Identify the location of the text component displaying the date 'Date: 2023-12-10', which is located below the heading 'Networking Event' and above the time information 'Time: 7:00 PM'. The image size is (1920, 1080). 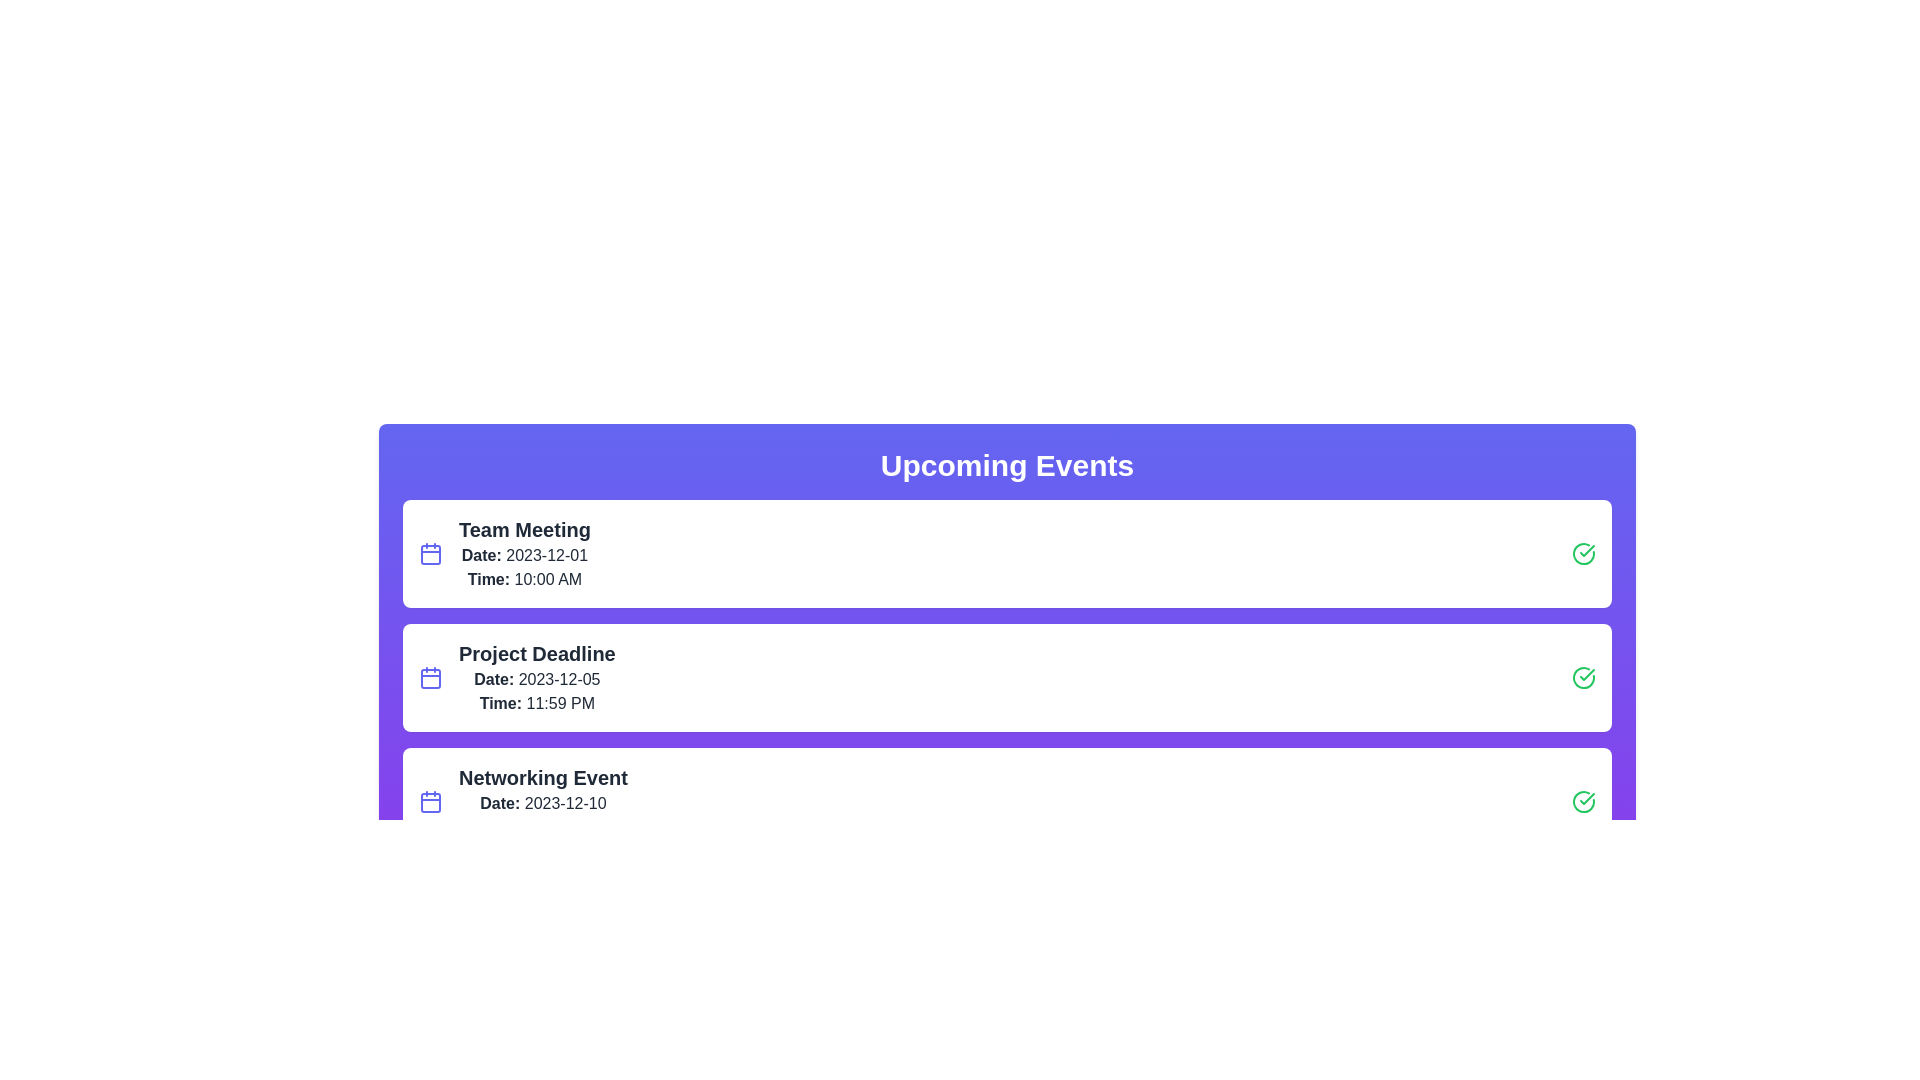
(543, 802).